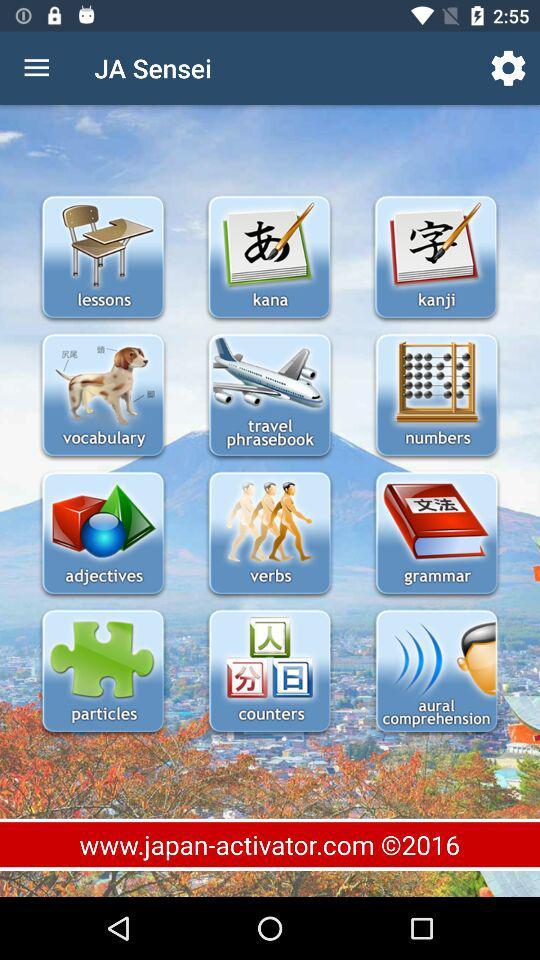 This screenshot has width=540, height=960. Describe the element at coordinates (103, 673) in the screenshot. I see `particles option` at that location.